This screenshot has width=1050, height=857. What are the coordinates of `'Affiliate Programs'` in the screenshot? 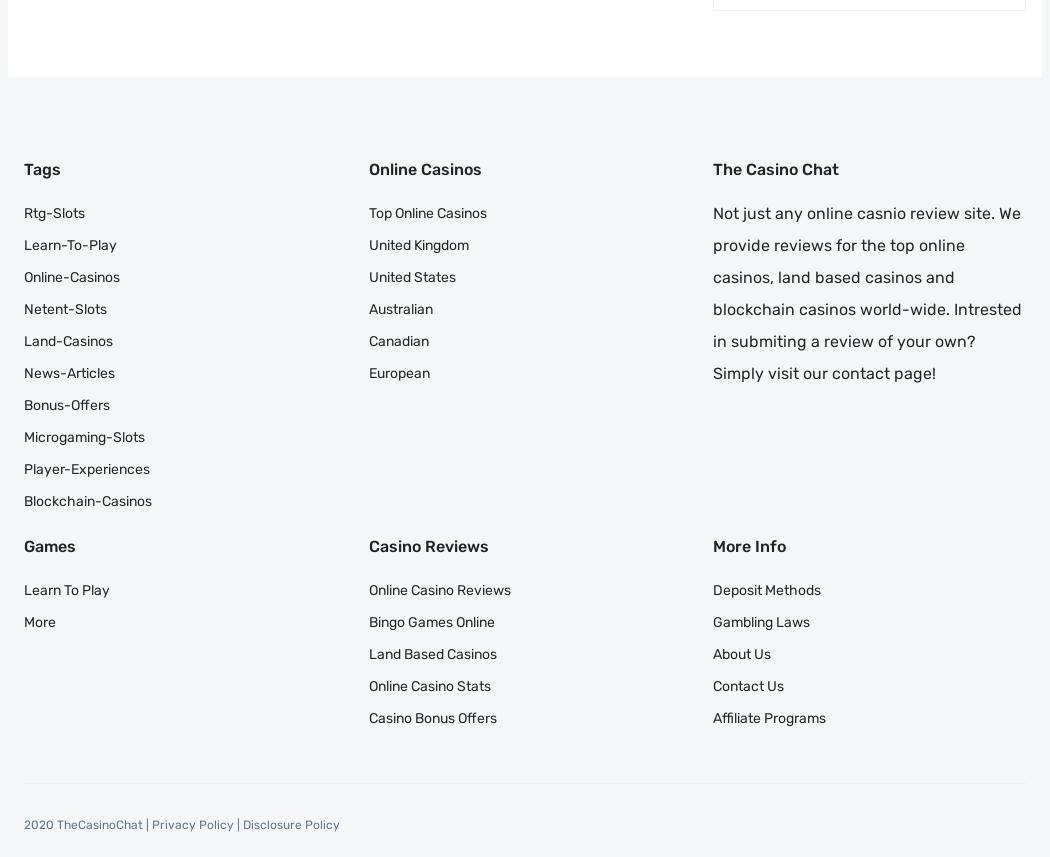 It's located at (769, 717).